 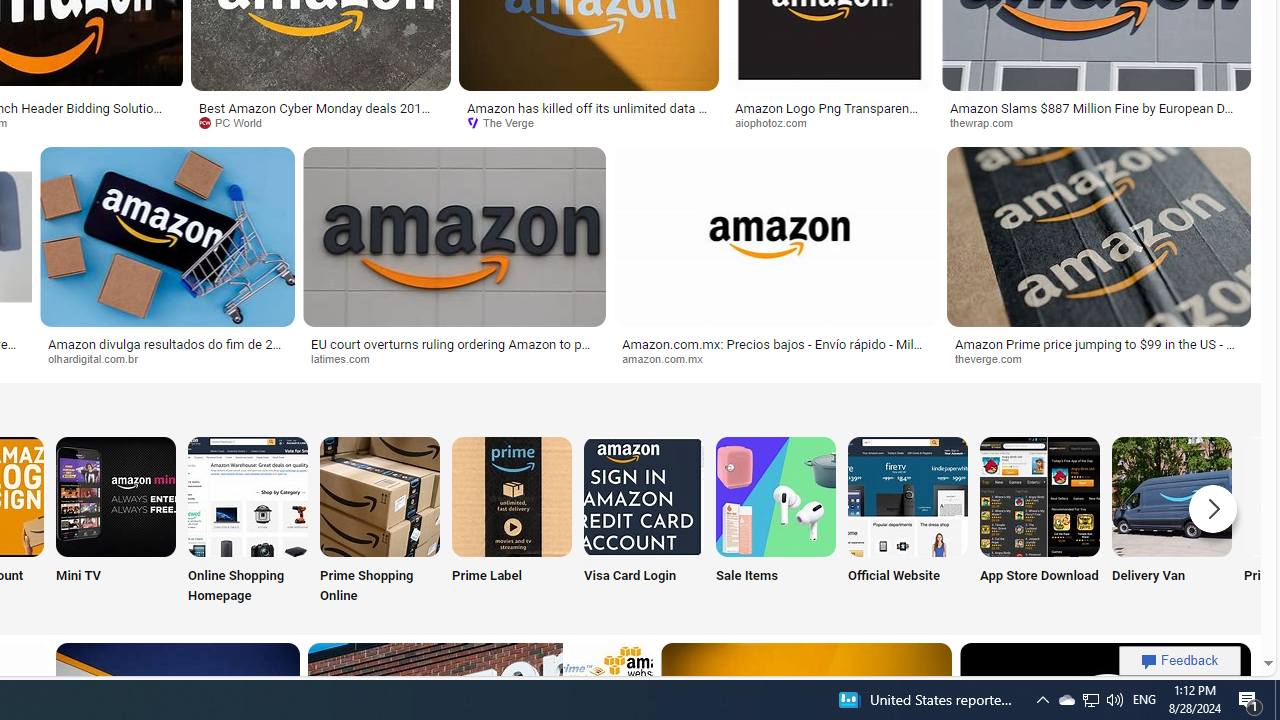 I want to click on 'Amazon Mini TV', so click(x=115, y=495).